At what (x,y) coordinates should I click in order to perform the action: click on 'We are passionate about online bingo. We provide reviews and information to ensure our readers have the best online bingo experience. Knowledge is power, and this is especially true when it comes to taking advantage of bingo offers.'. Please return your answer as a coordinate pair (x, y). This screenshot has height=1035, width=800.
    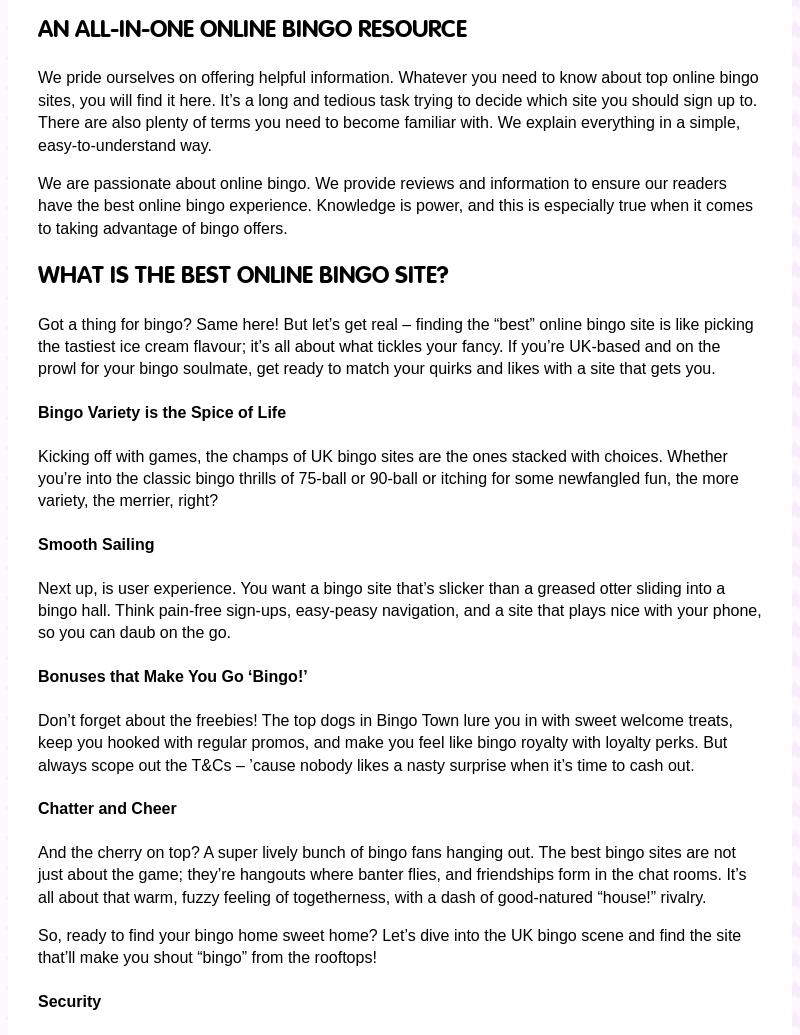
    Looking at the image, I should click on (394, 205).